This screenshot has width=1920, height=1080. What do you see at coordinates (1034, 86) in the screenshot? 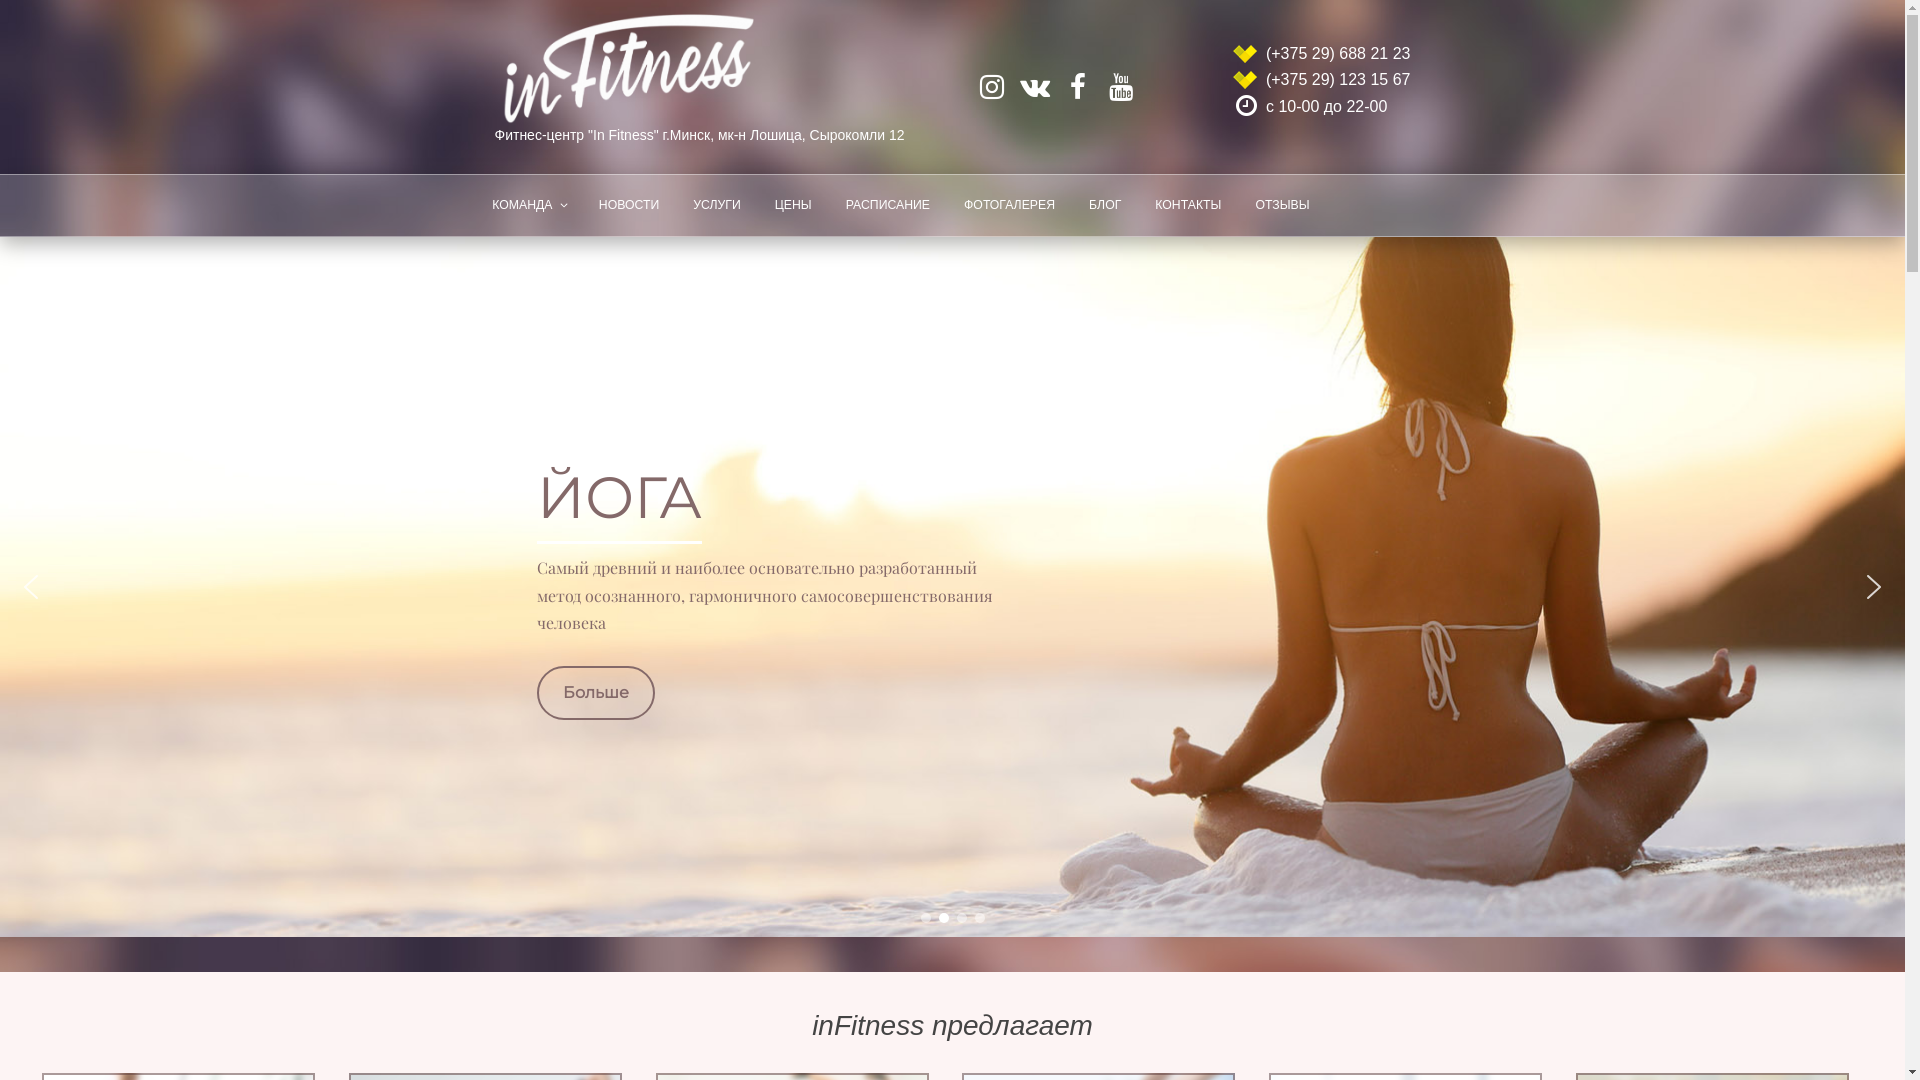
I see `'vk.com/infitnessby'` at bounding box center [1034, 86].